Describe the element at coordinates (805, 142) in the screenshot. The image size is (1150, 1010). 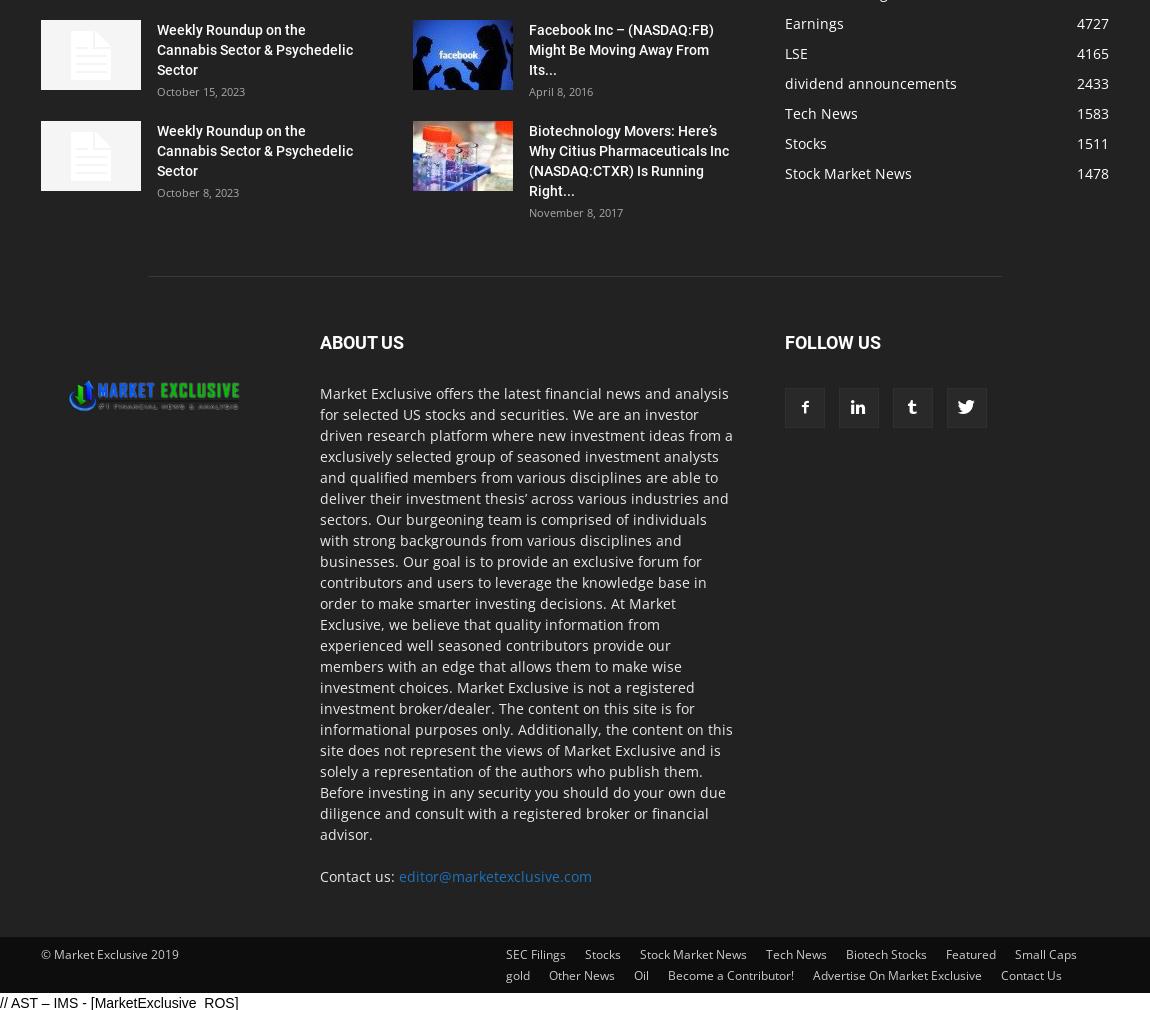
I see `'Stocks'` at that location.